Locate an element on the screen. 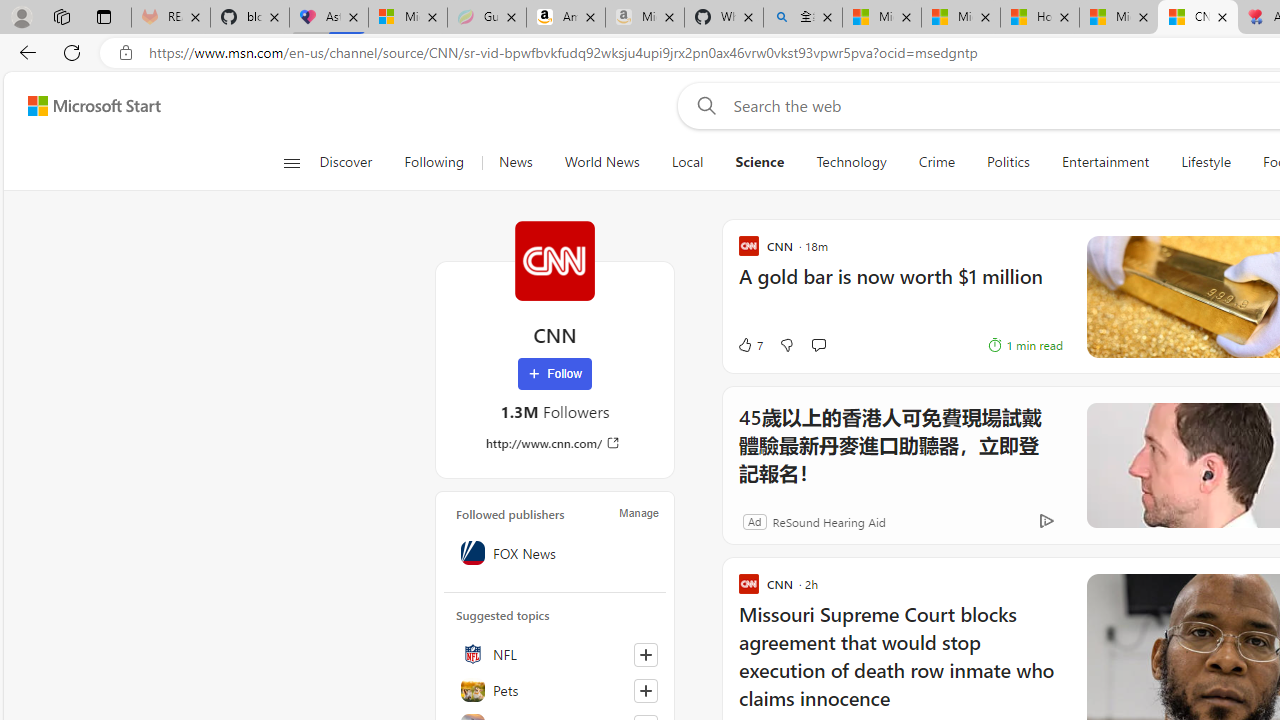  'Class: button-glyph' is located at coordinates (290, 162).